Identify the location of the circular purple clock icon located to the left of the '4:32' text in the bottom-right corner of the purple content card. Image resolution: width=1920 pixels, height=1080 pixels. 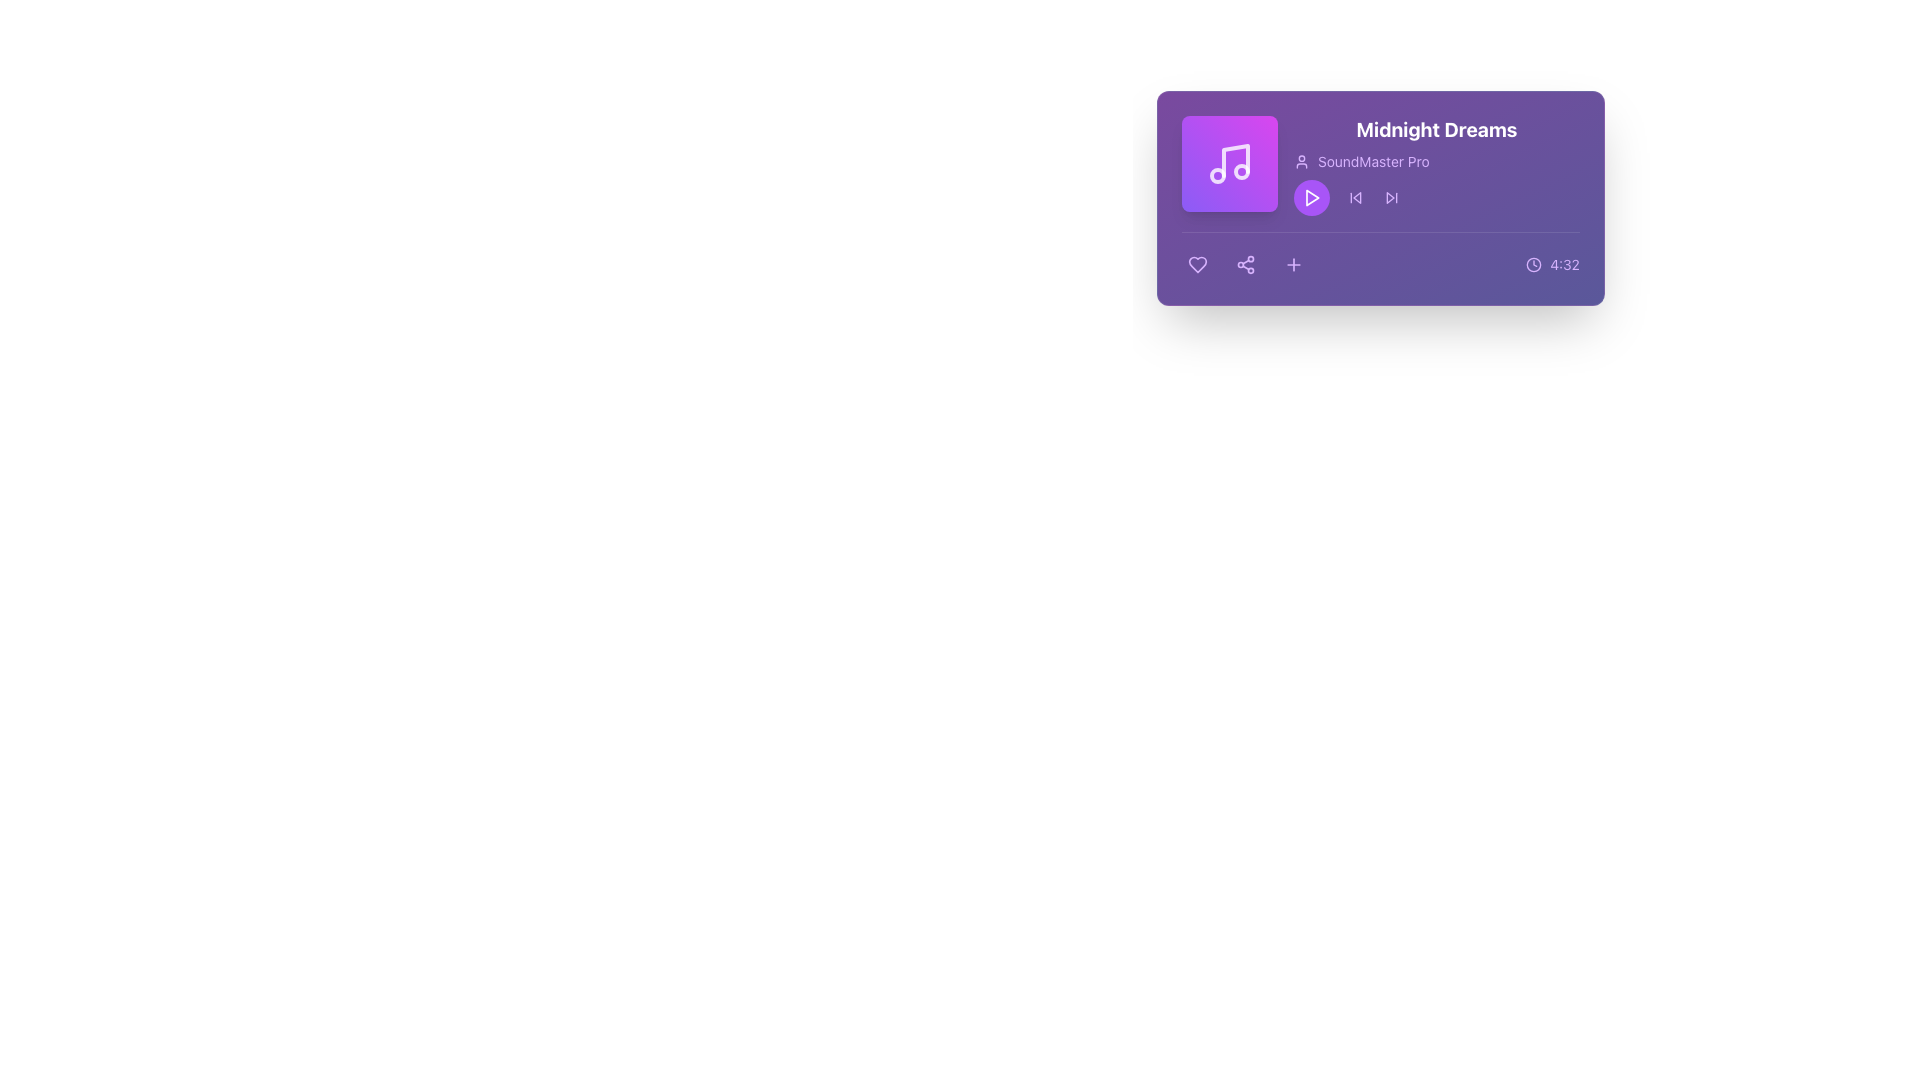
(1533, 264).